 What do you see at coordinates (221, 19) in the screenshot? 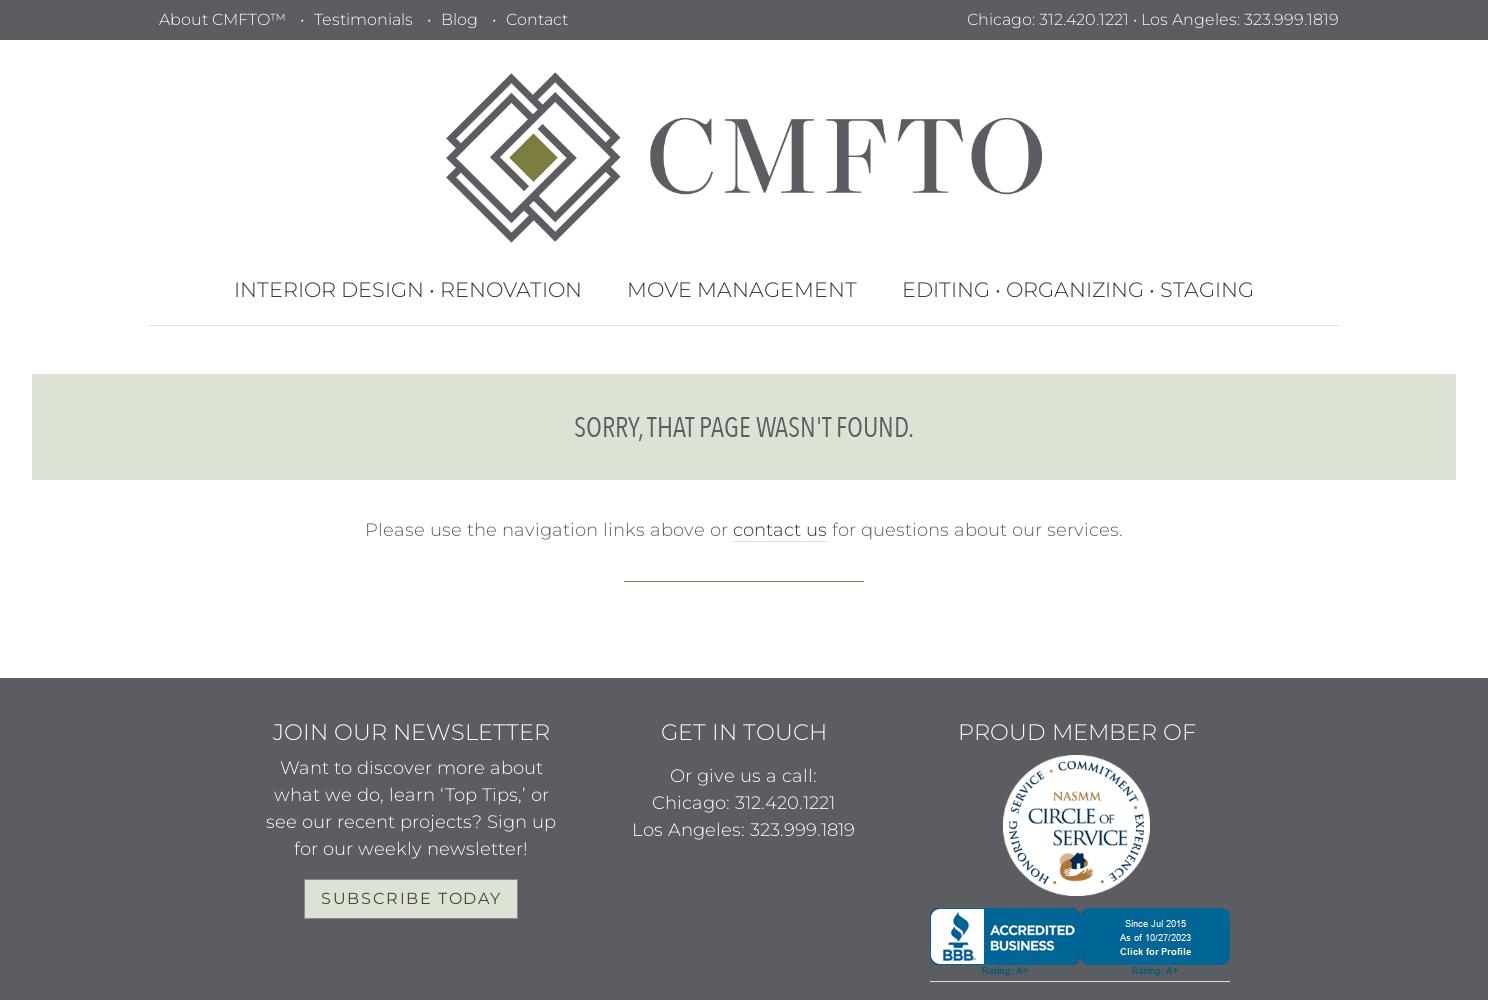
I see `'About CMFTO™'` at bounding box center [221, 19].